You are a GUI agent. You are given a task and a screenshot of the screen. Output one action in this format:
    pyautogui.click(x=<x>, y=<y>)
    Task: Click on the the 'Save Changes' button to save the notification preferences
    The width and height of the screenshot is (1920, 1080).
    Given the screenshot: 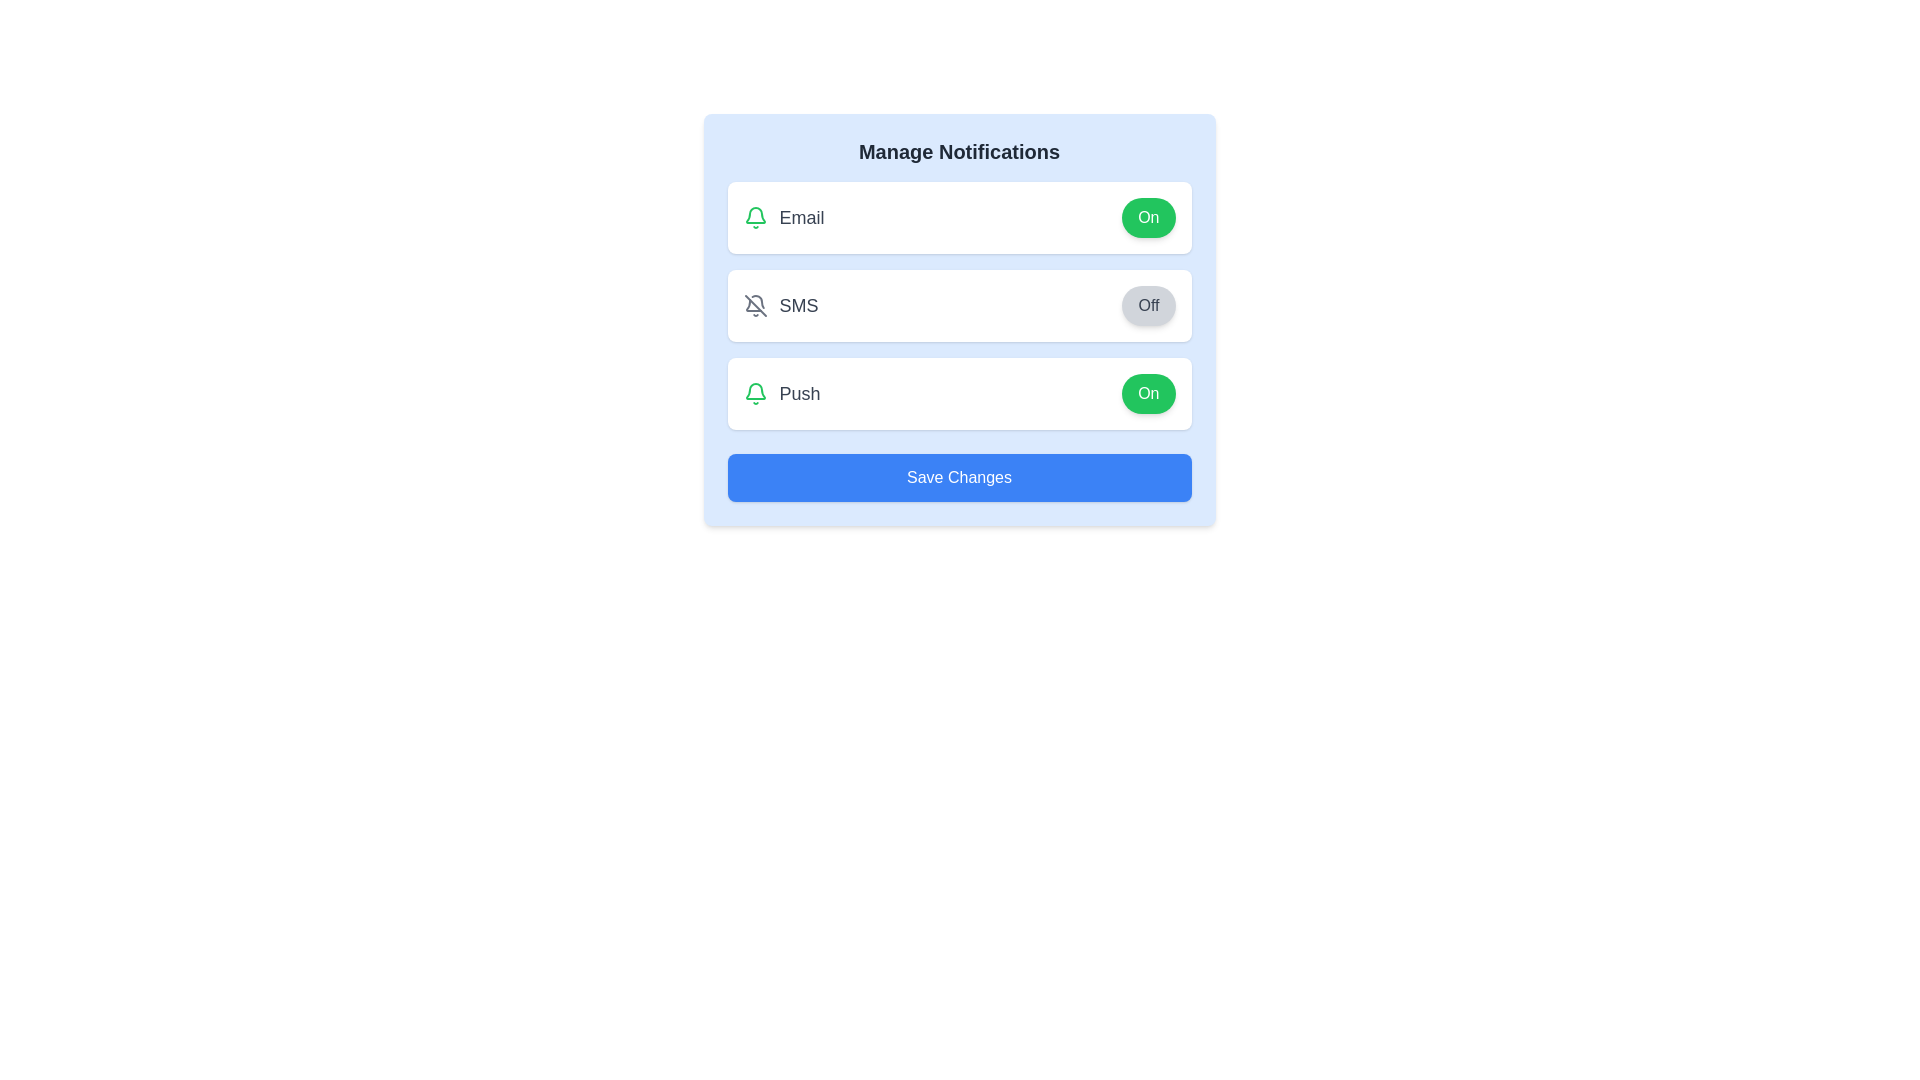 What is the action you would take?
    pyautogui.click(x=958, y=478)
    